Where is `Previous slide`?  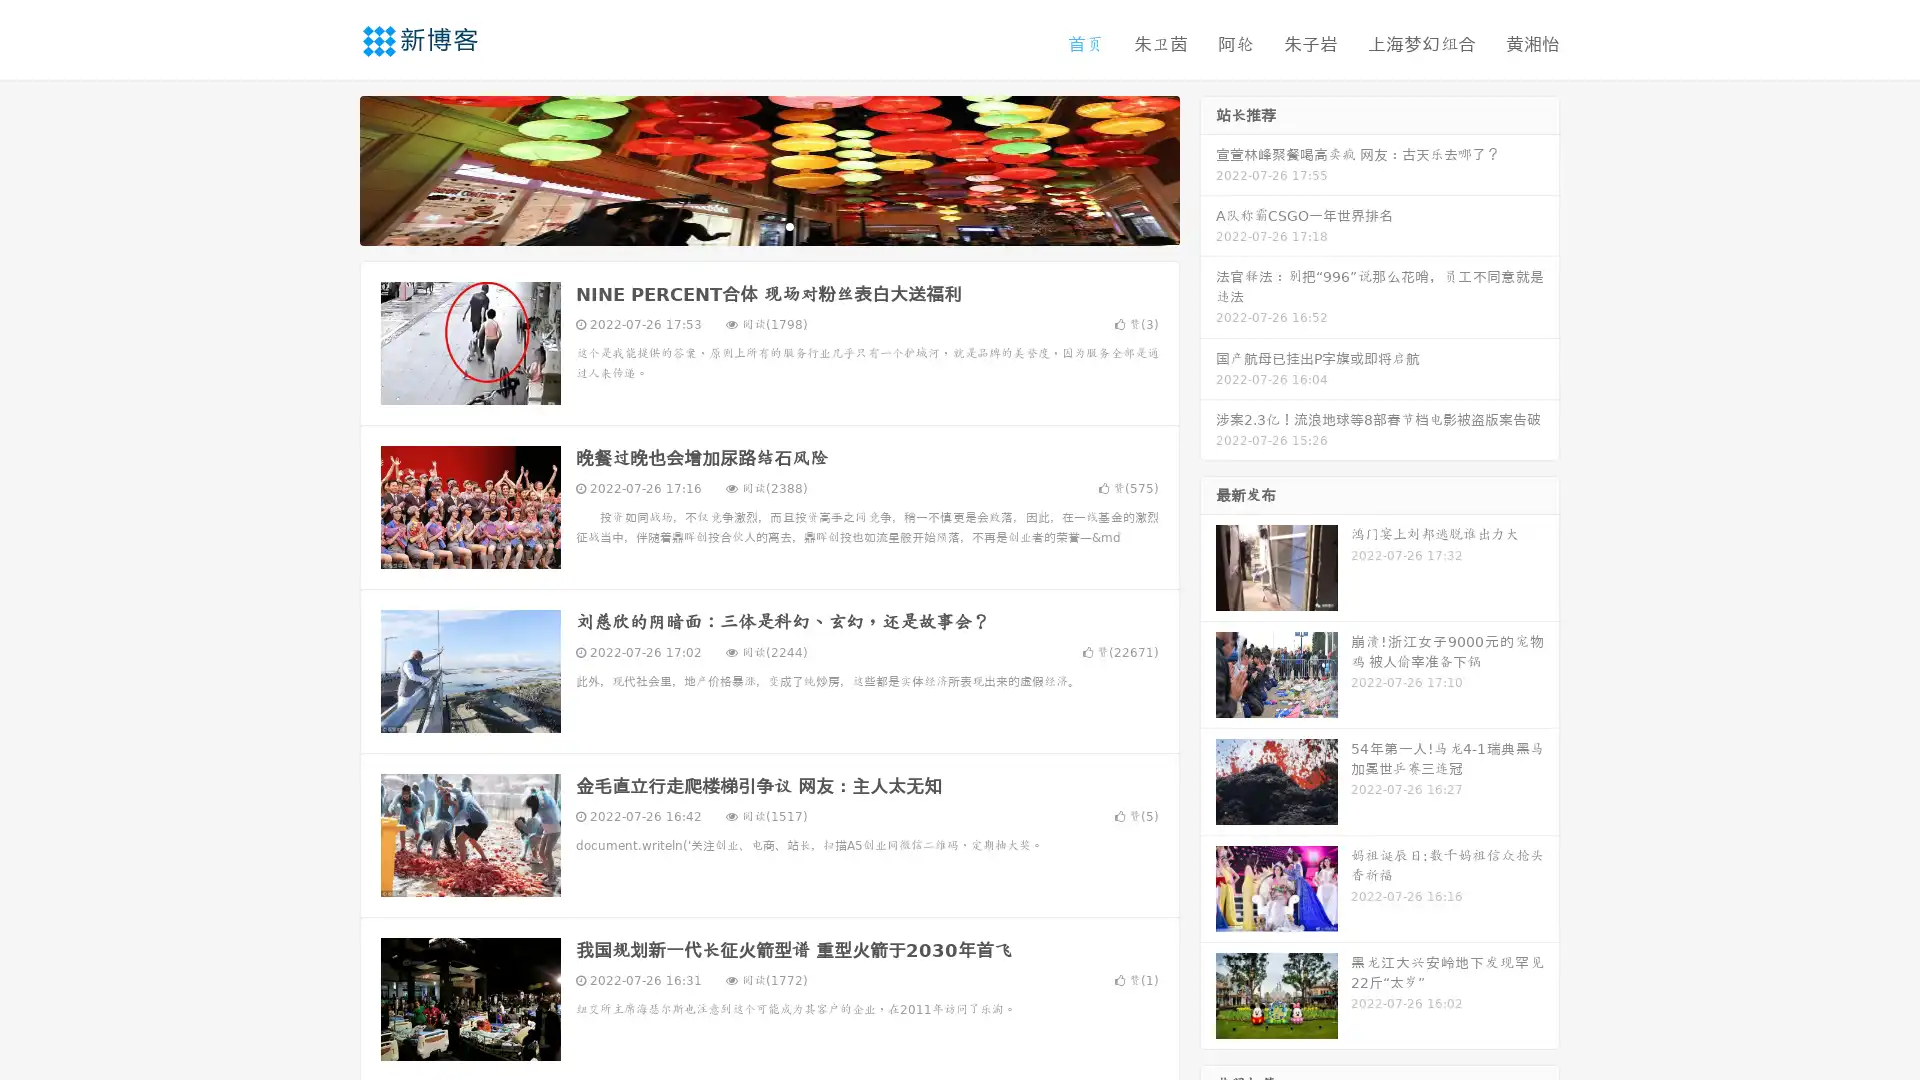
Previous slide is located at coordinates (330, 168).